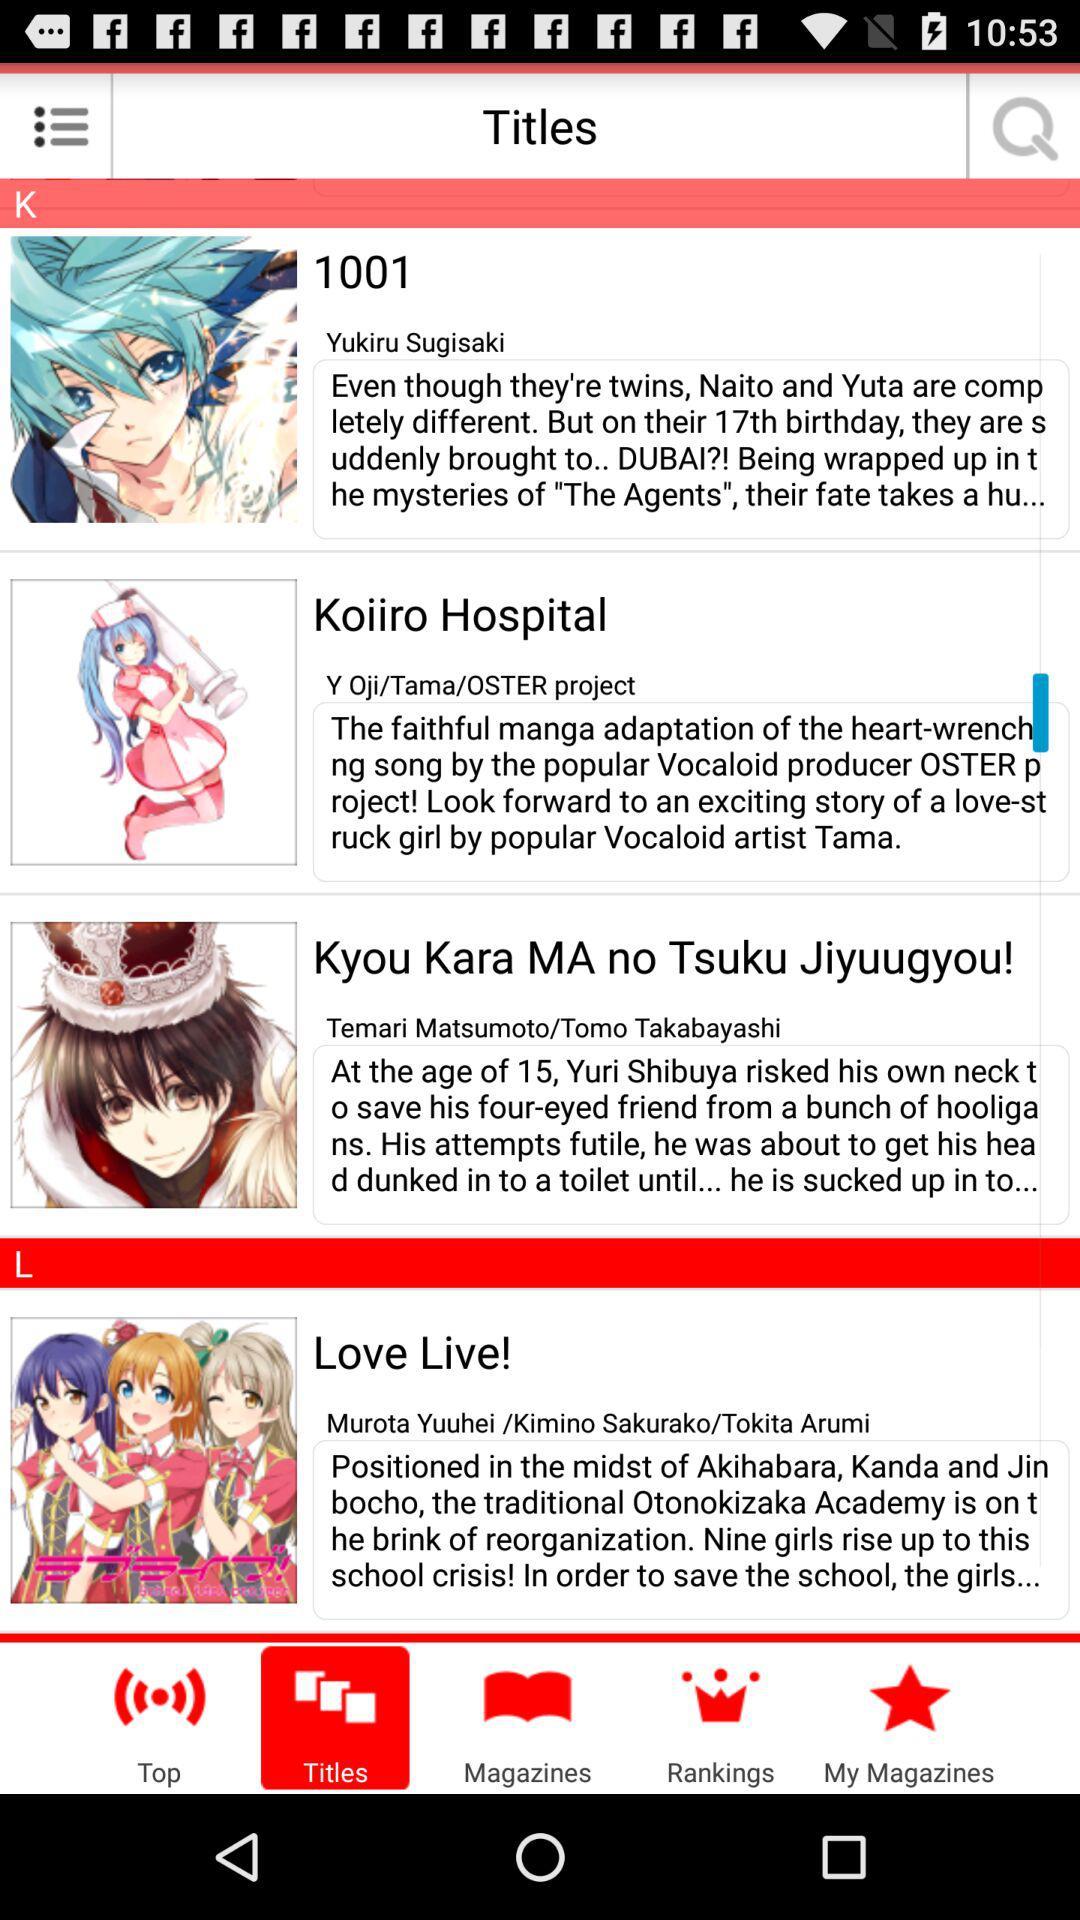 The width and height of the screenshot is (1080, 1920). I want to click on the list icon, so click(60, 133).